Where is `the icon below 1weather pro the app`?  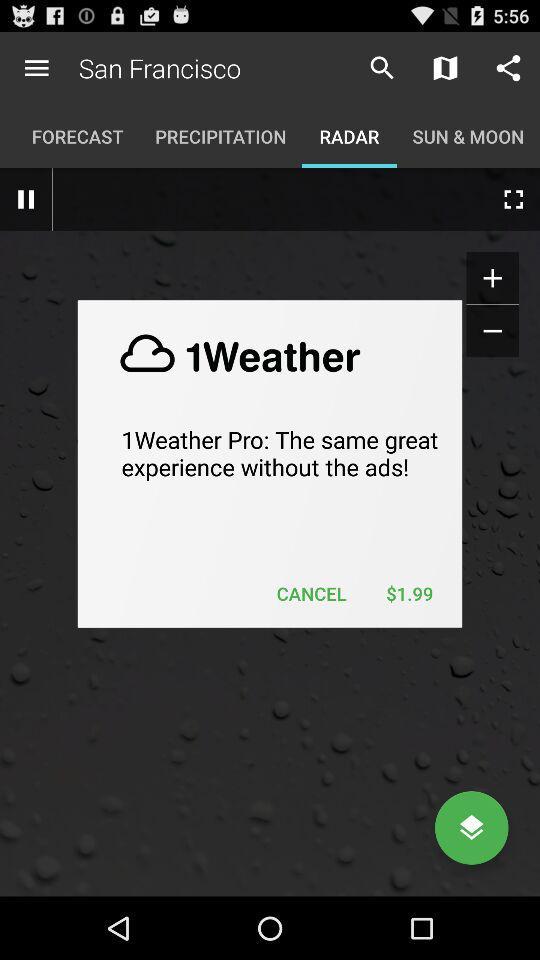 the icon below 1weather pro the app is located at coordinates (311, 593).